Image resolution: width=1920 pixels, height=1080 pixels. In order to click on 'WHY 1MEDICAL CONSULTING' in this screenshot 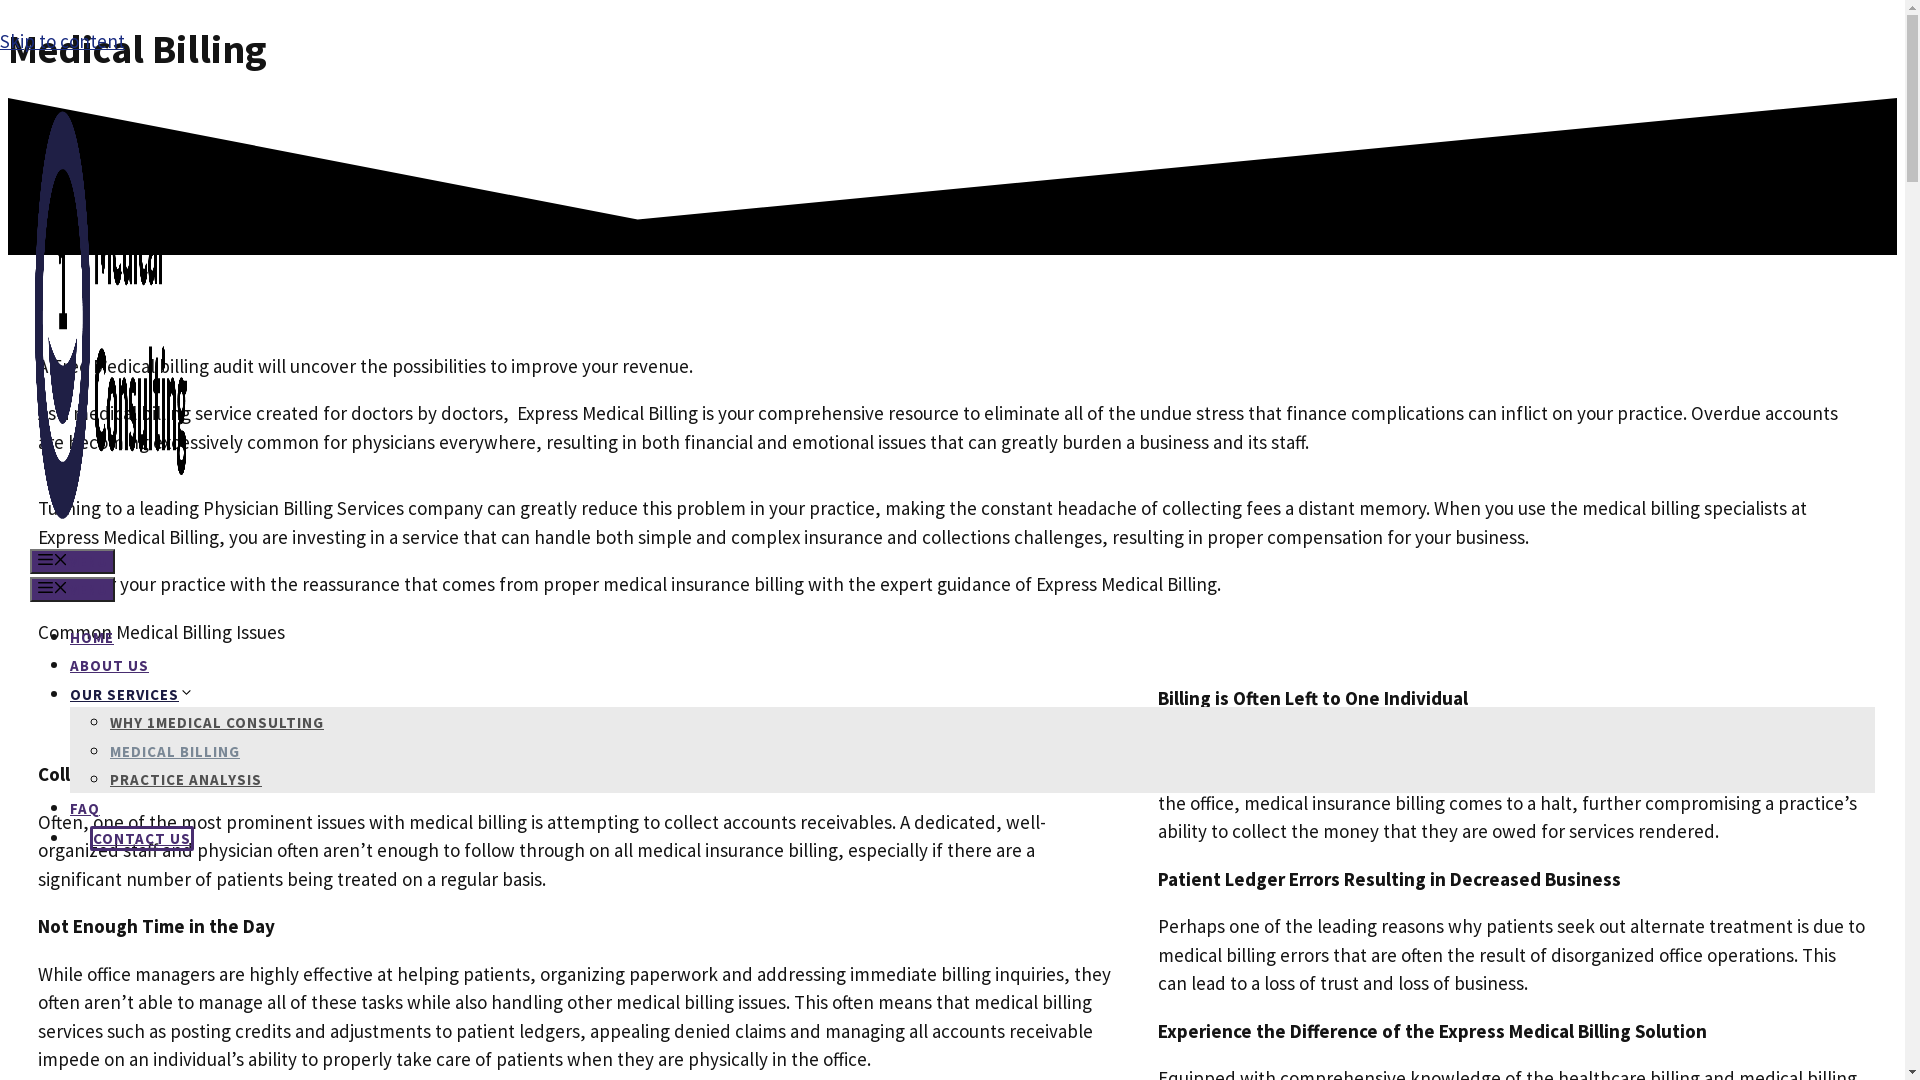, I will do `click(216, 722)`.